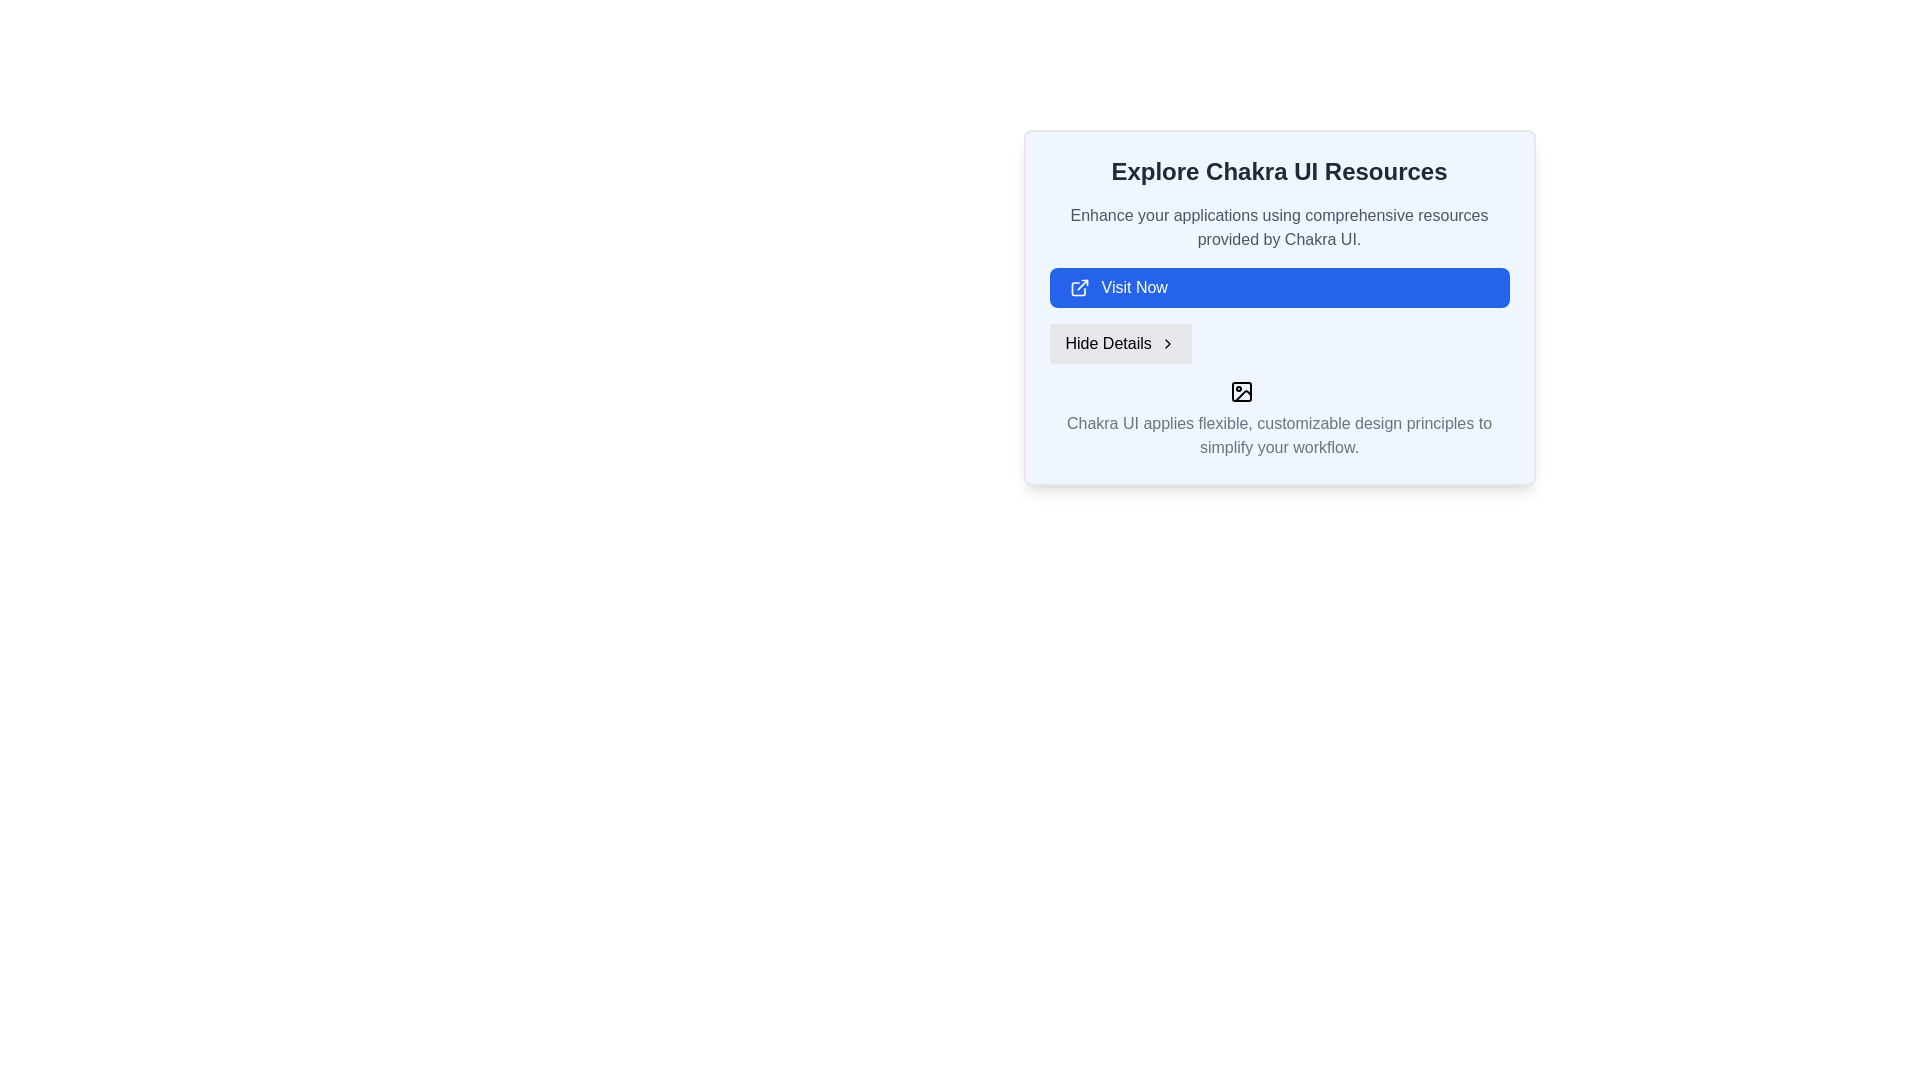  I want to click on the image placeholder located in the bottom section of a card layout, which represents an unavailable visual component, so click(1240, 392).